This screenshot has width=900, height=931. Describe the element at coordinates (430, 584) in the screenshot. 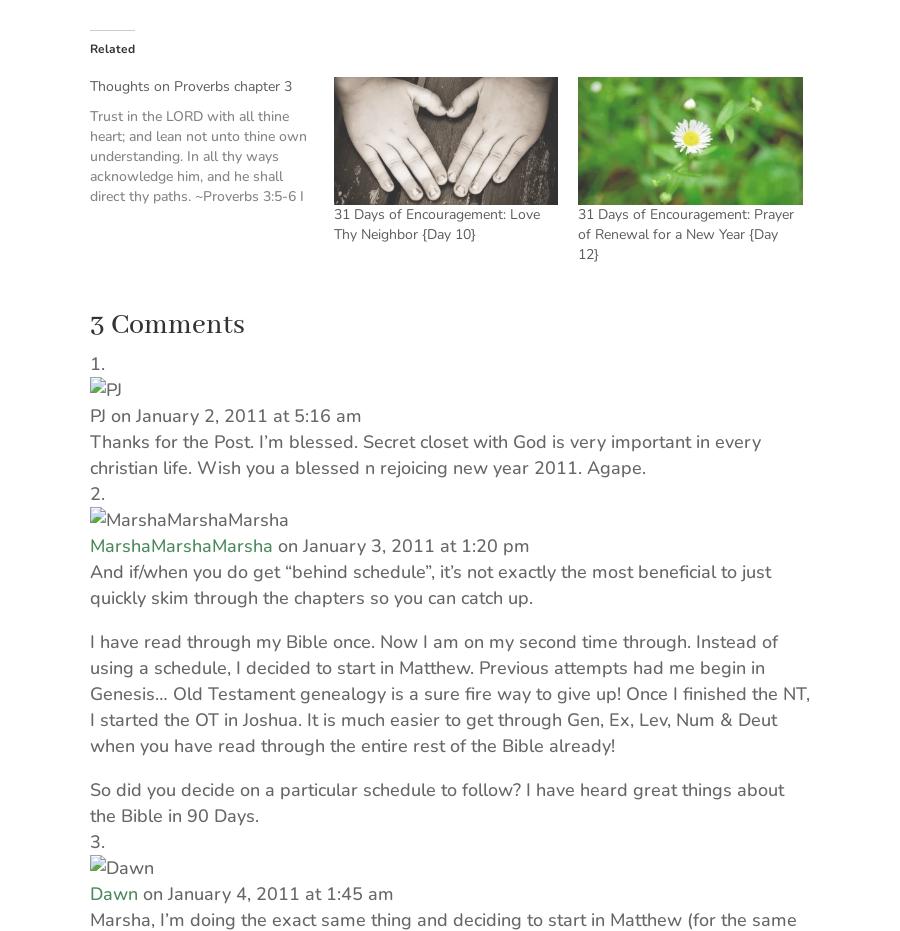

I see `'And if/when you do get “behind schedule”, it’s not exactly the most beneficial to just quickly skim through the chapters so you can catch up.'` at that location.